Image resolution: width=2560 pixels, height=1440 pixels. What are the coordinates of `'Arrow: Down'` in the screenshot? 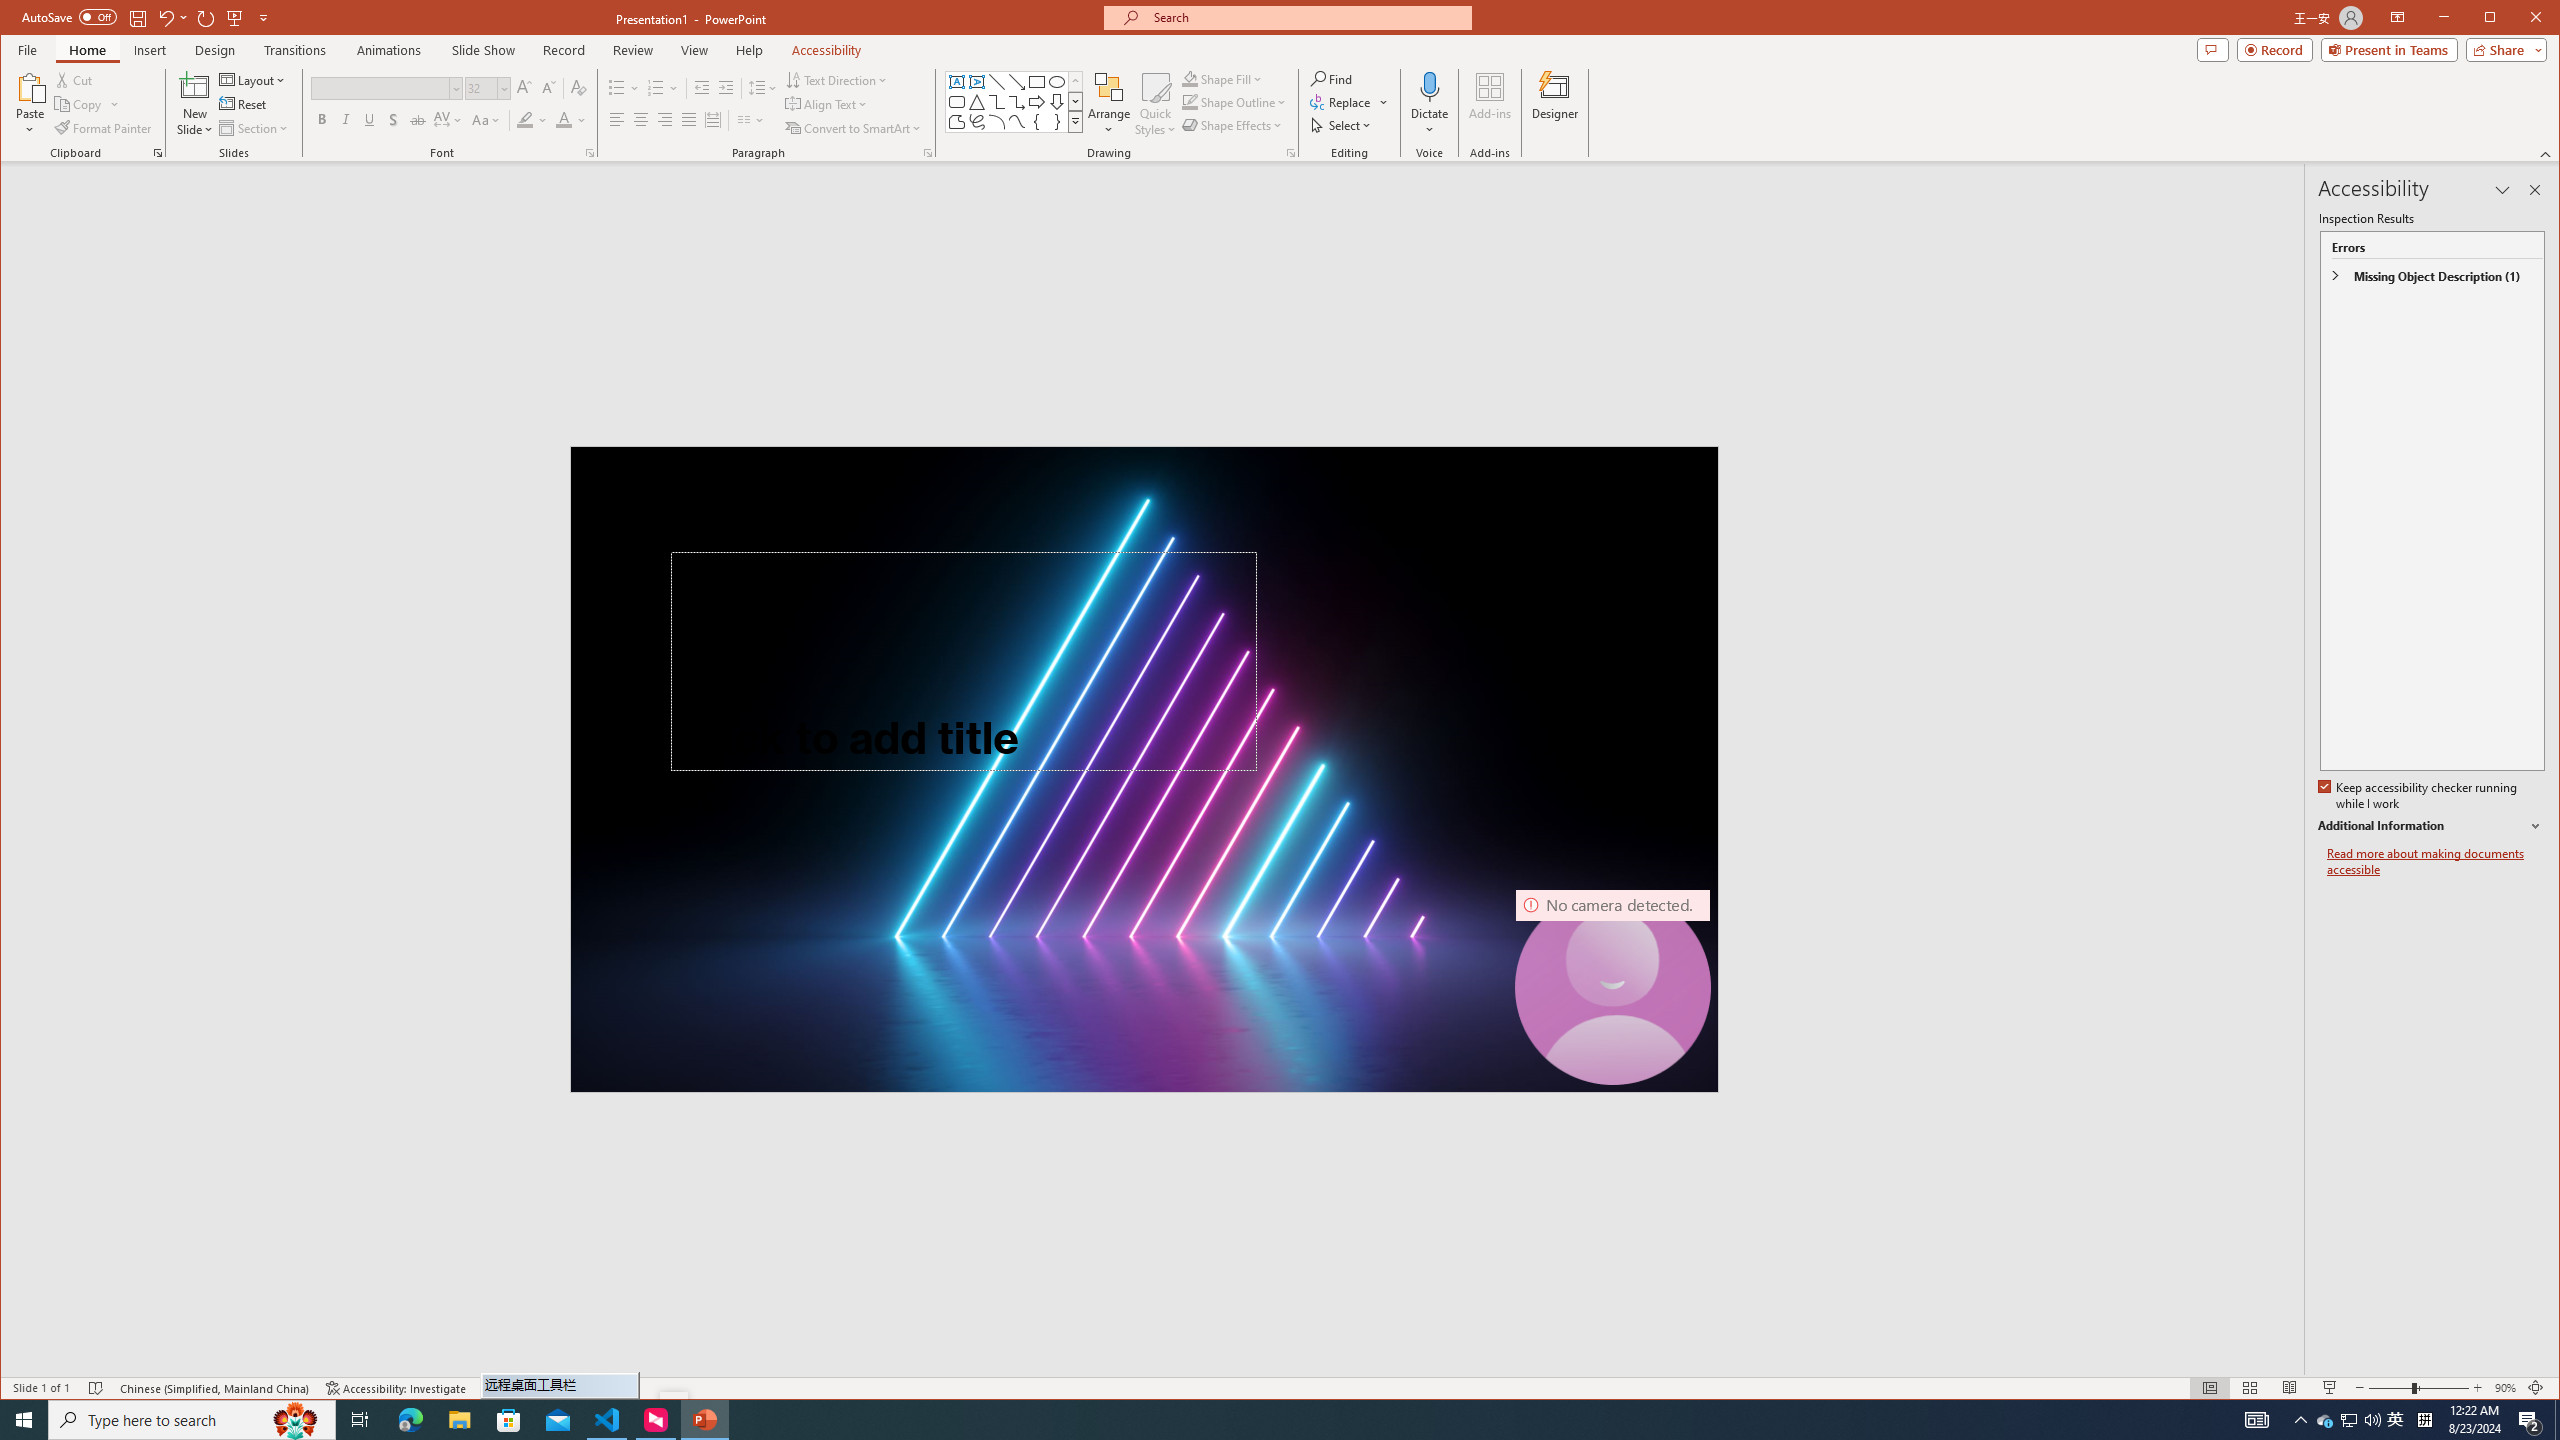 It's located at (1056, 102).